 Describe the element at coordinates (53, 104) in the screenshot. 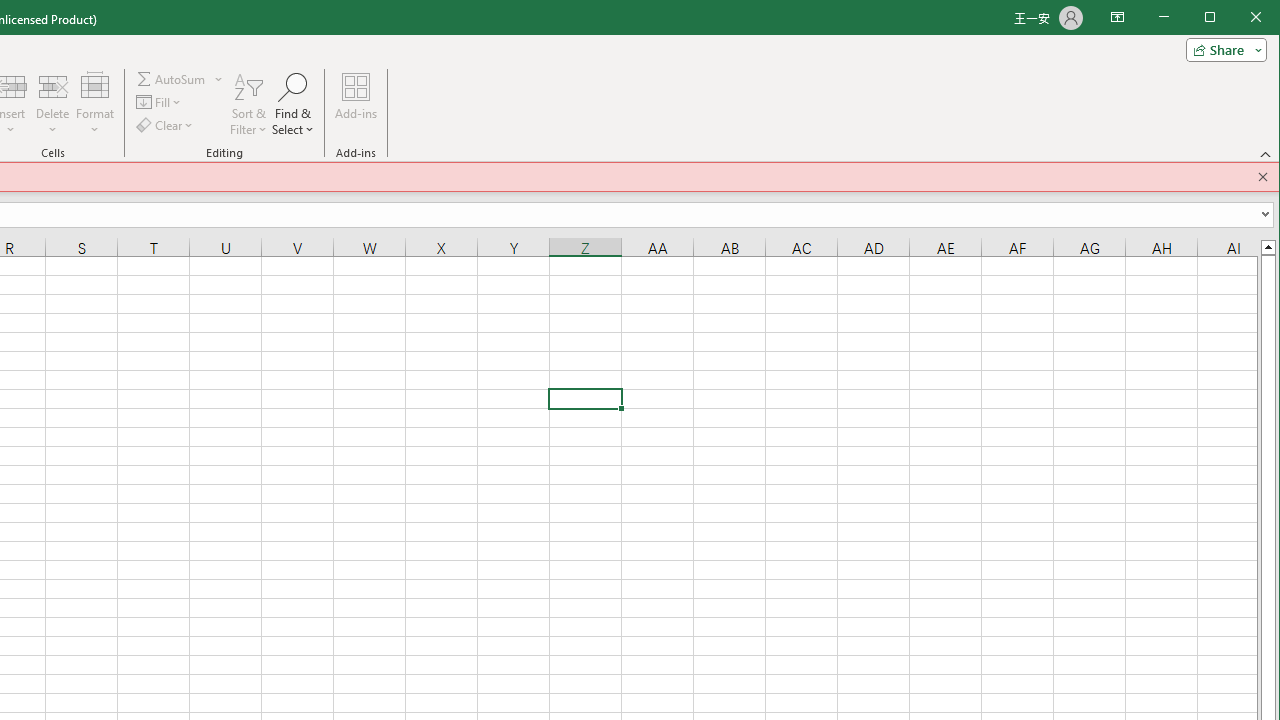

I see `'Delete'` at that location.